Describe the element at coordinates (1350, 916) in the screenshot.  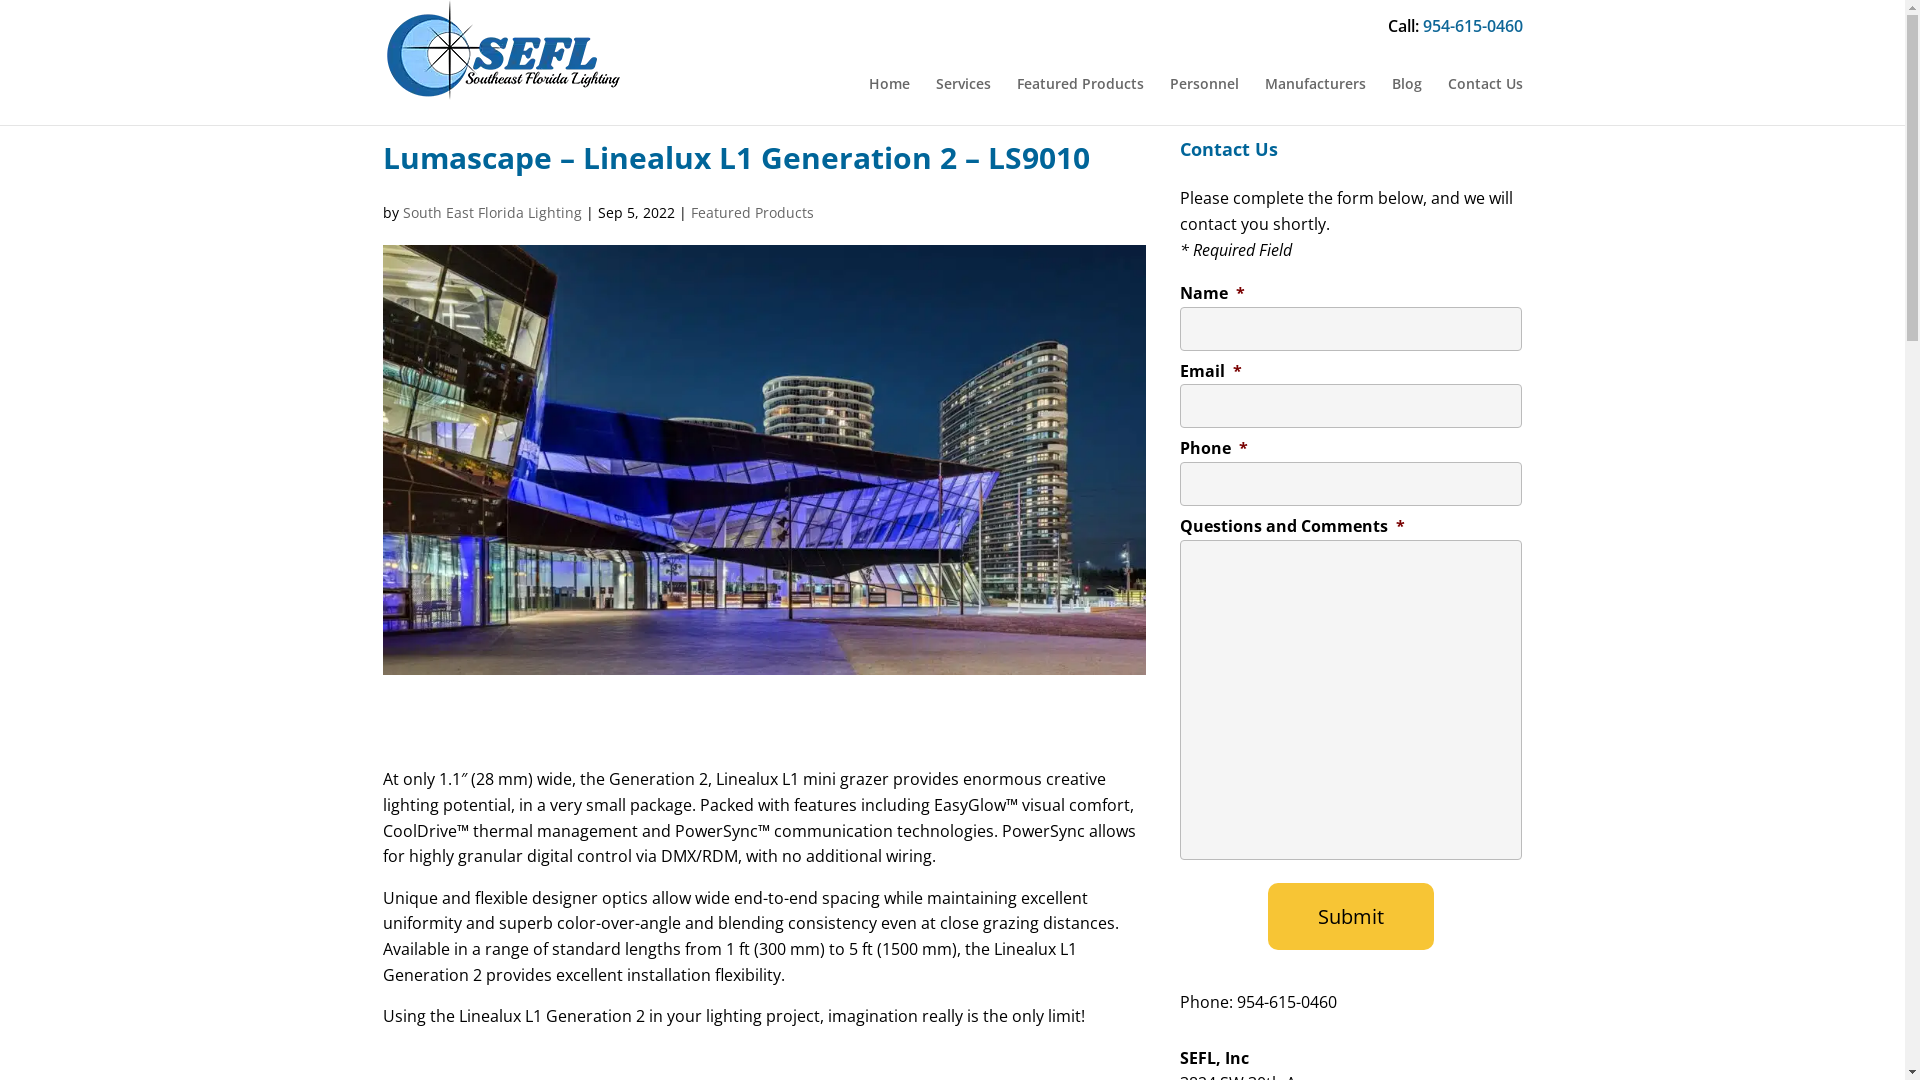
I see `'Submit'` at that location.